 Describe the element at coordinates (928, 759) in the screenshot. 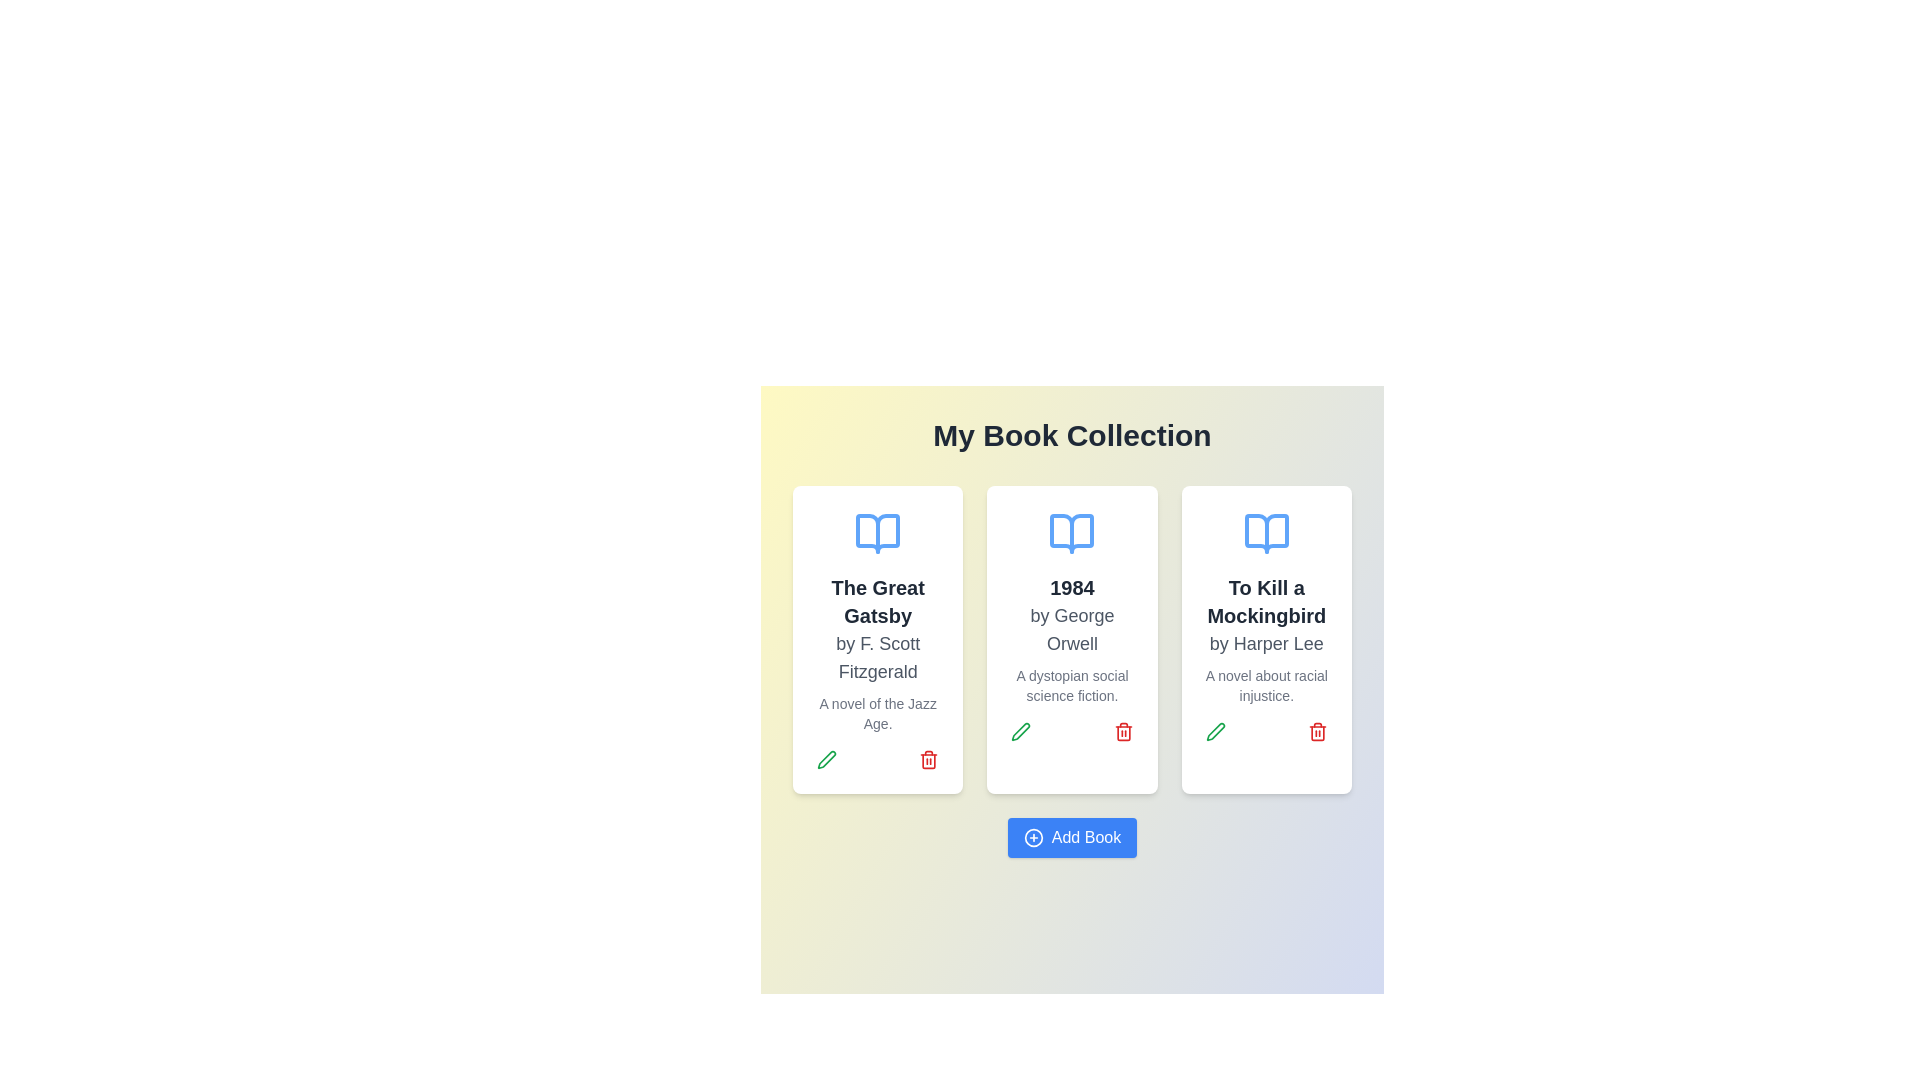

I see `the red trash bin icon` at that location.